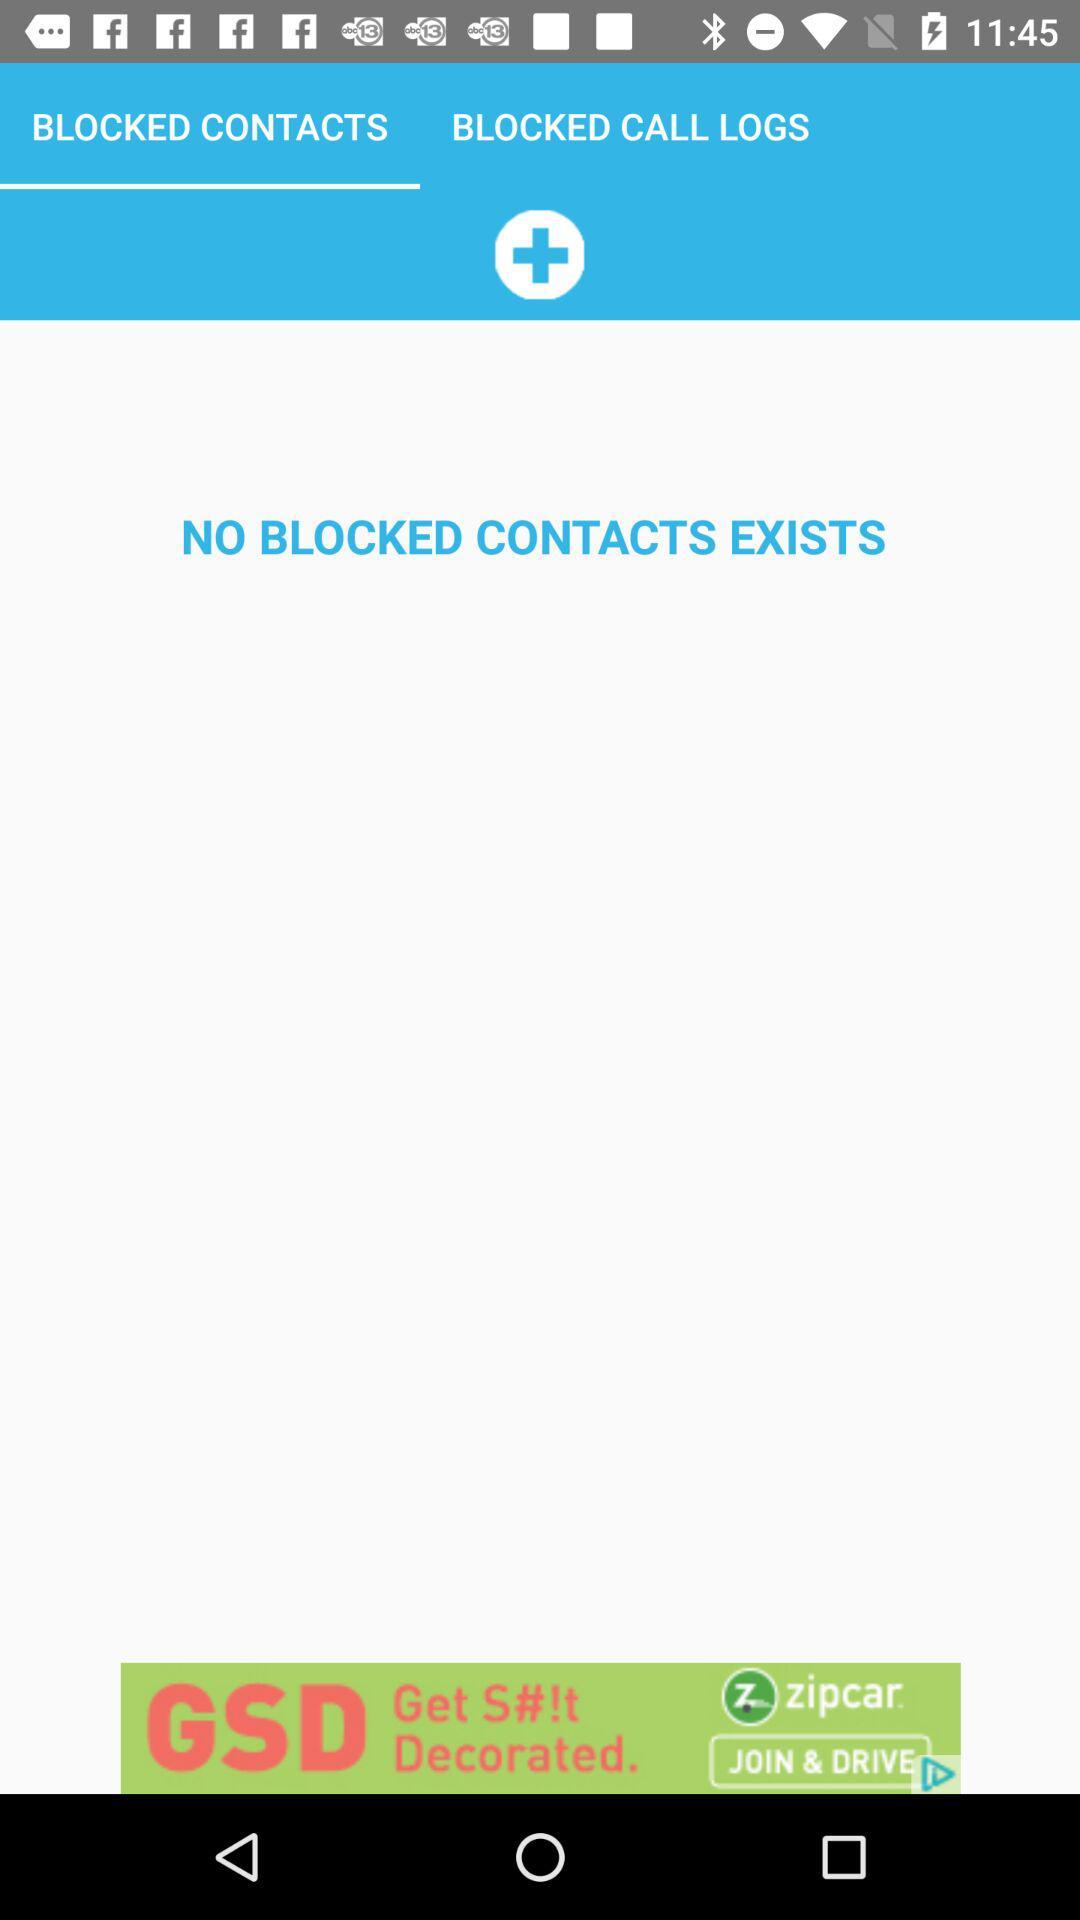  I want to click on the add icon, so click(538, 253).